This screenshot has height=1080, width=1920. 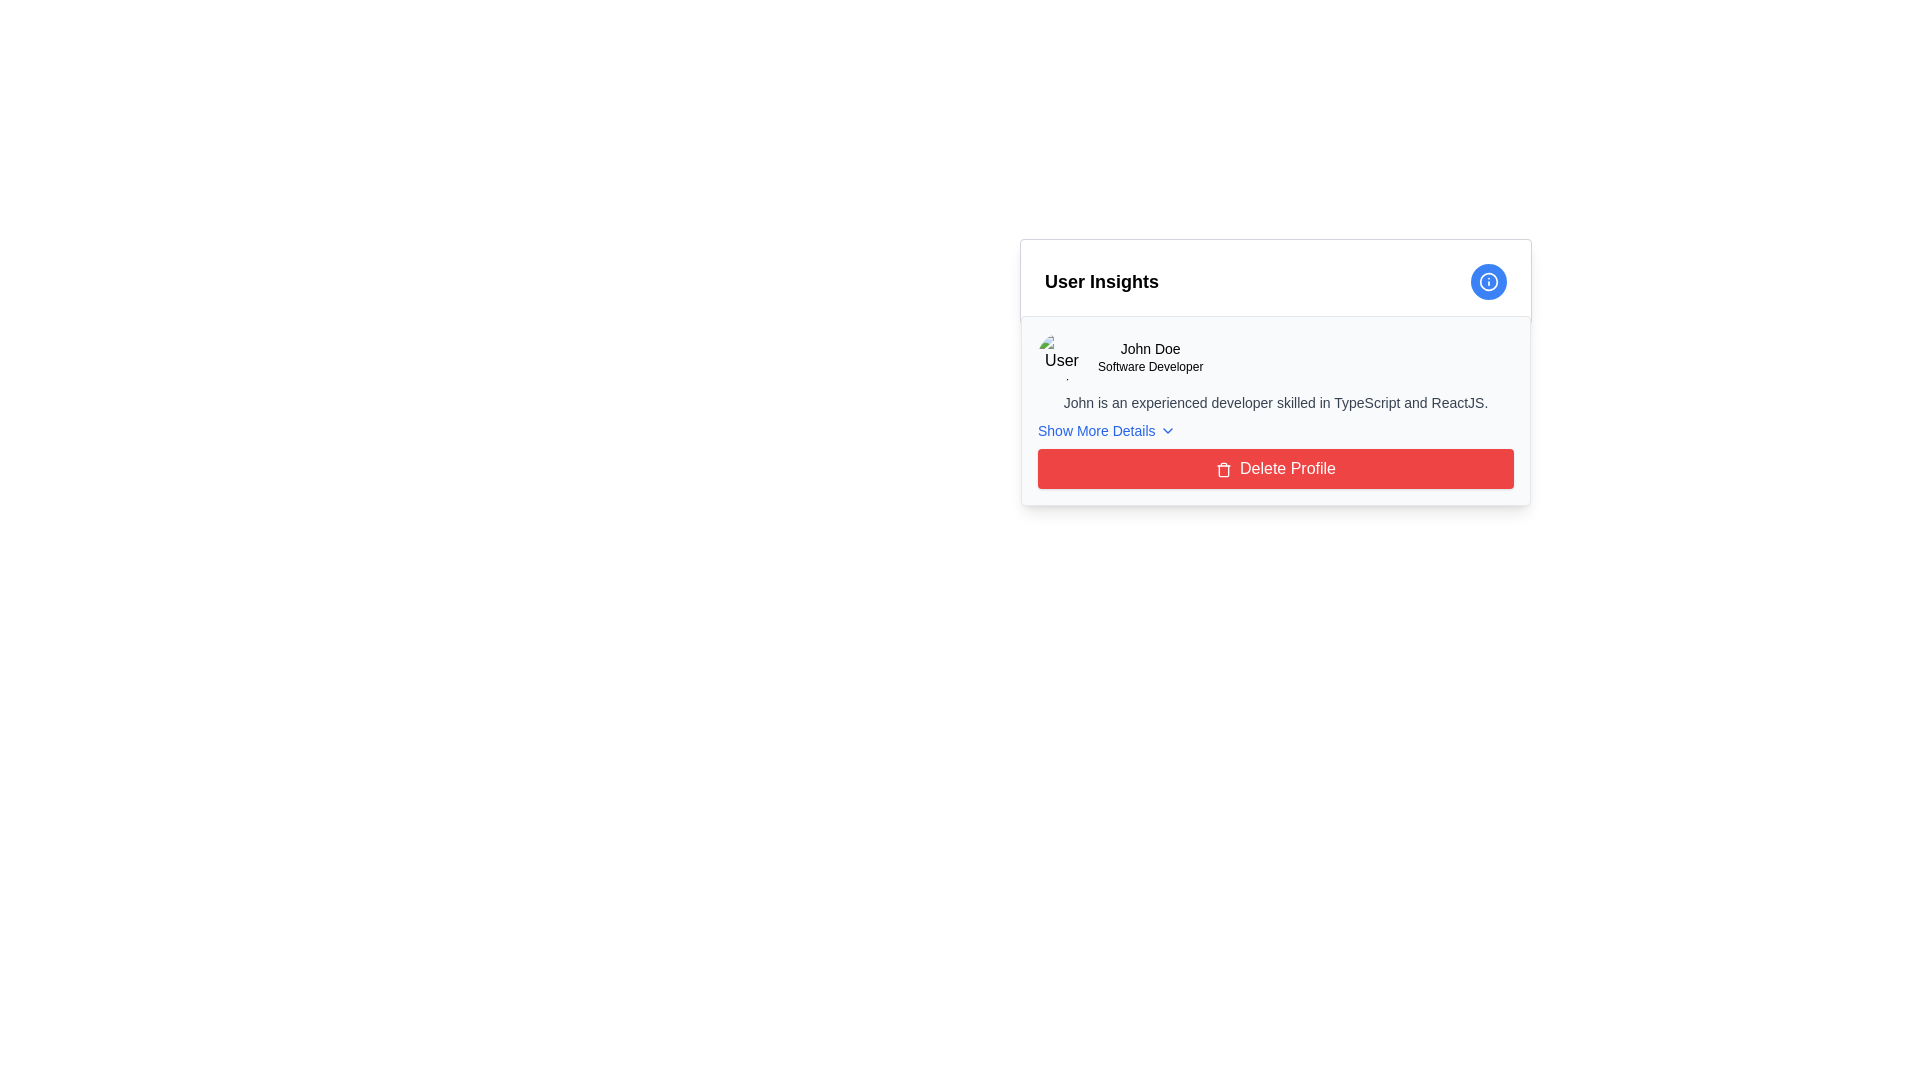 I want to click on the small circular icon button with a blue background and white border containing an info symbol, located in the top-right corner of the 'User Insights' card, so click(x=1488, y=281).